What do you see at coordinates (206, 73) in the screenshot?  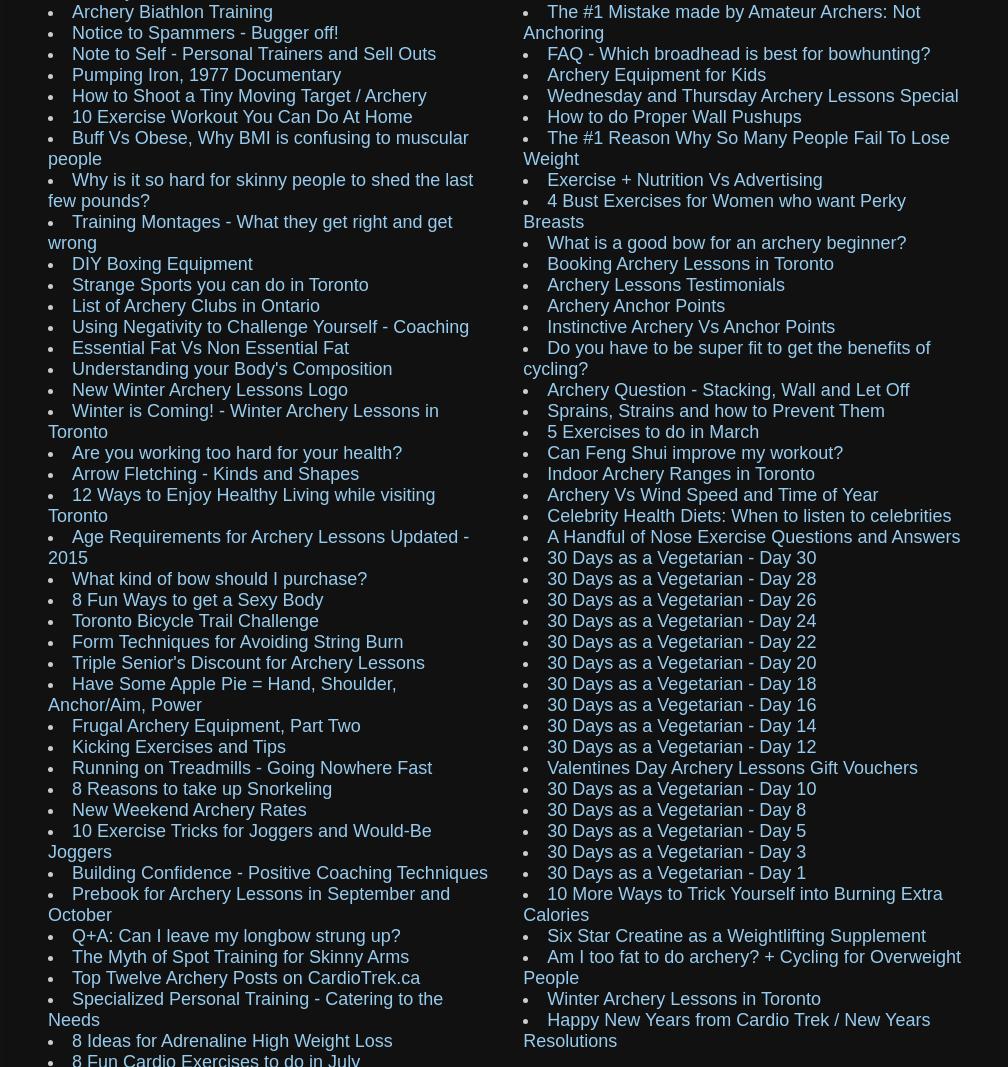 I see `'Pumping Iron, 1977 Documentary'` at bounding box center [206, 73].